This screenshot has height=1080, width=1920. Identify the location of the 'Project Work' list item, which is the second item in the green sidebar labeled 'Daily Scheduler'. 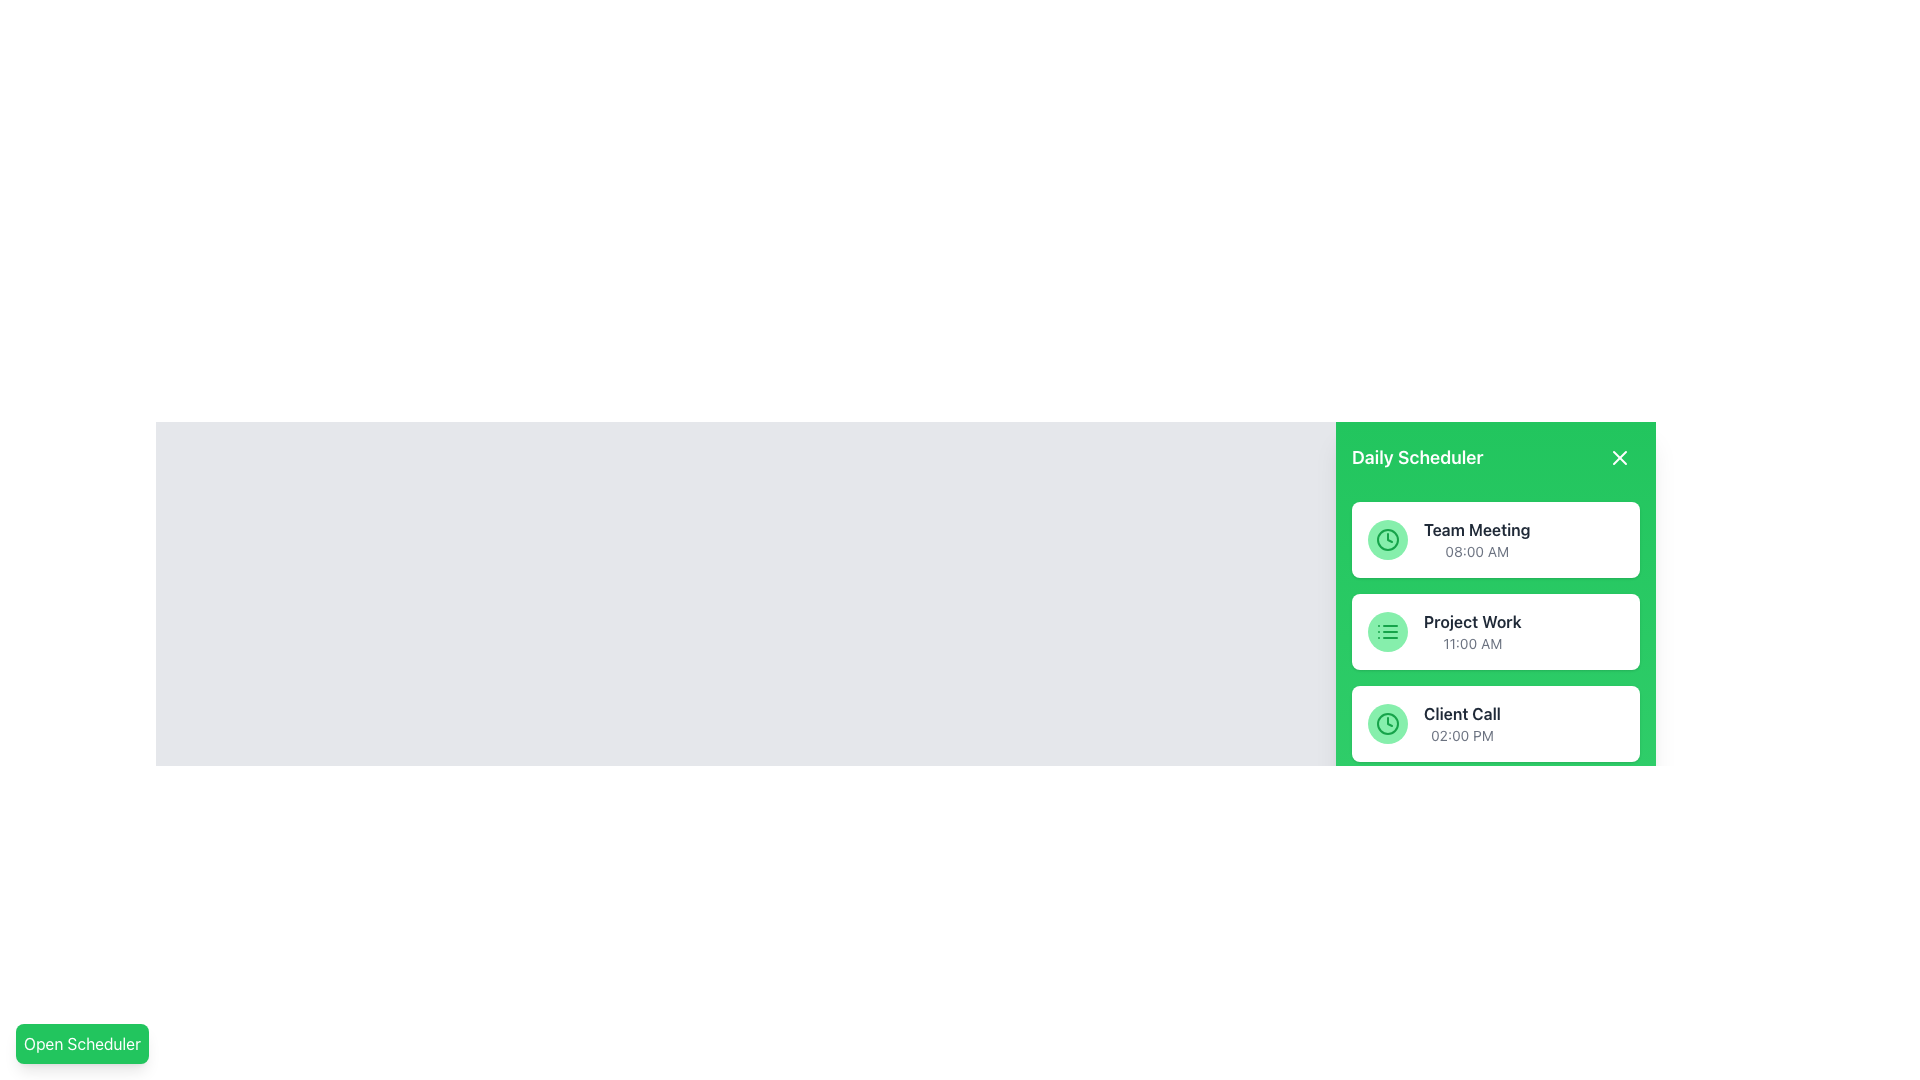
(1472, 632).